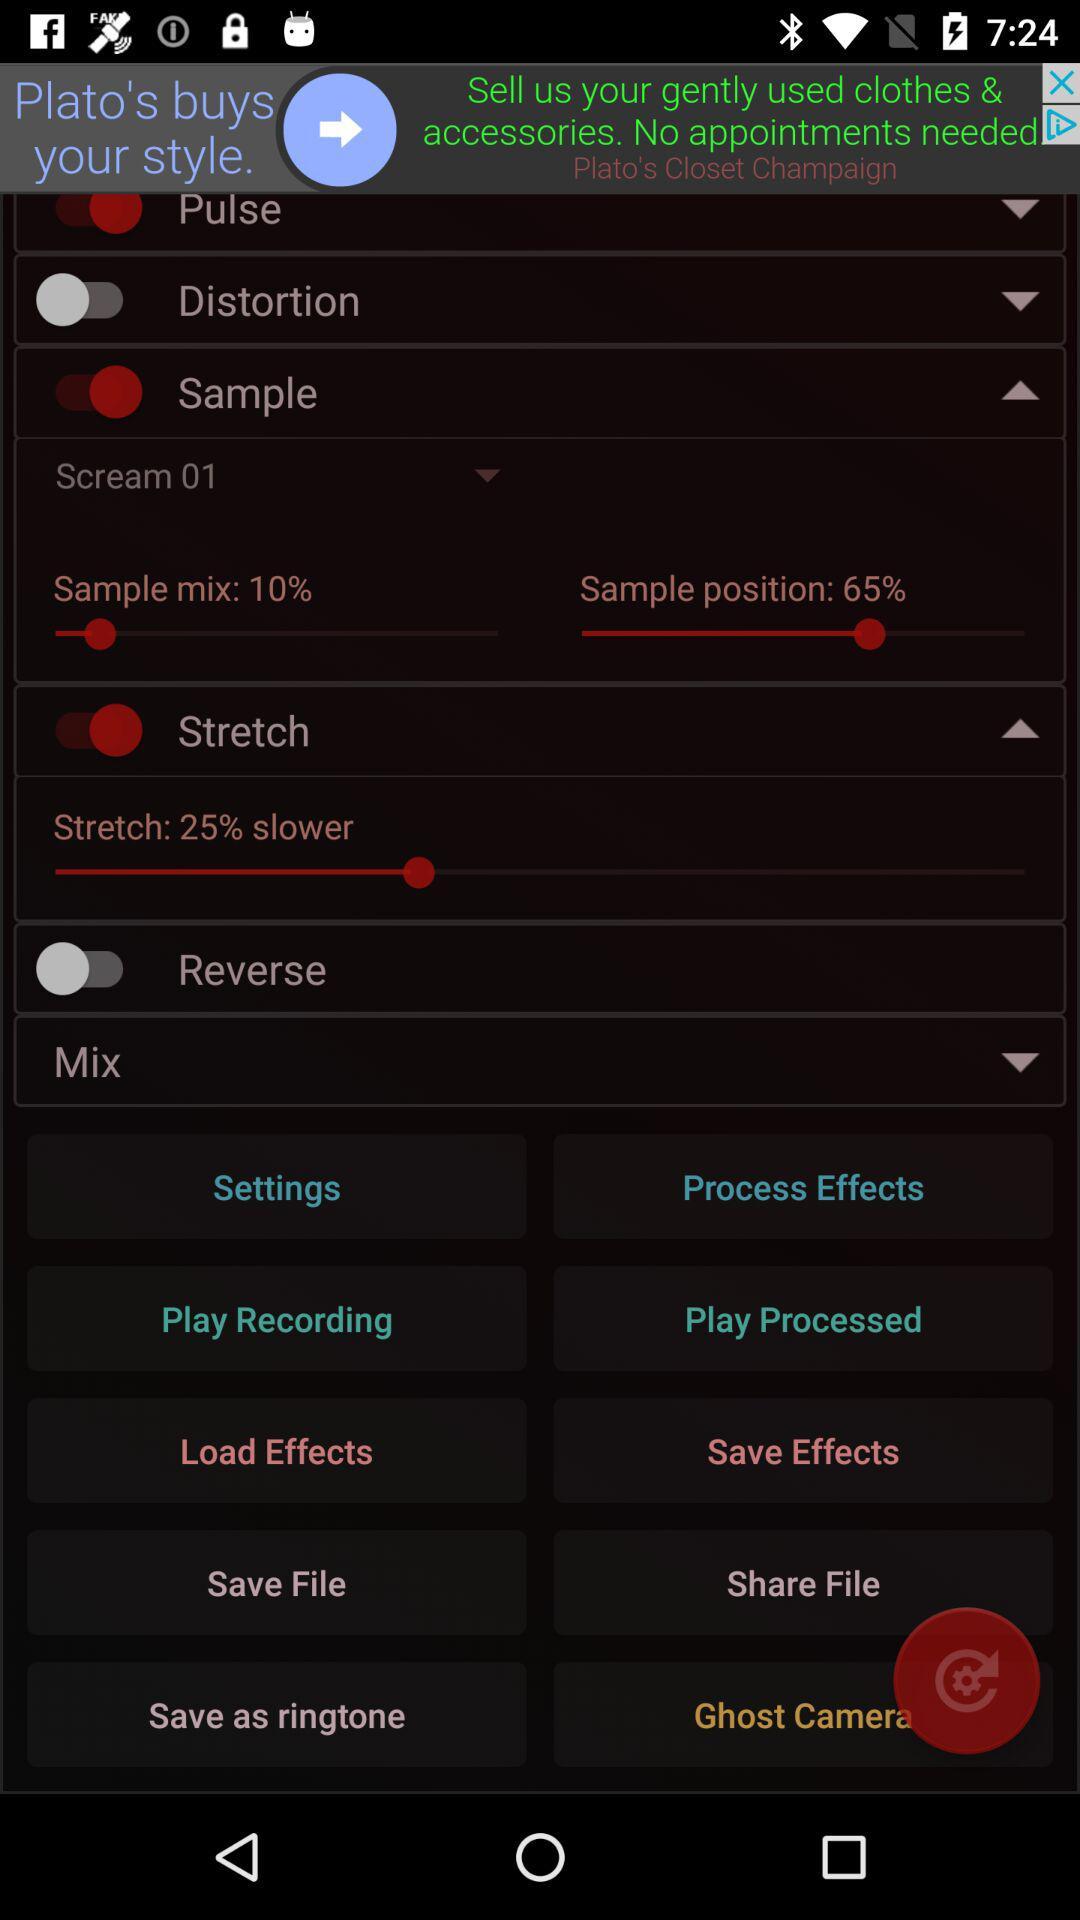 The width and height of the screenshot is (1080, 1920). I want to click on notification of on button, so click(88, 218).